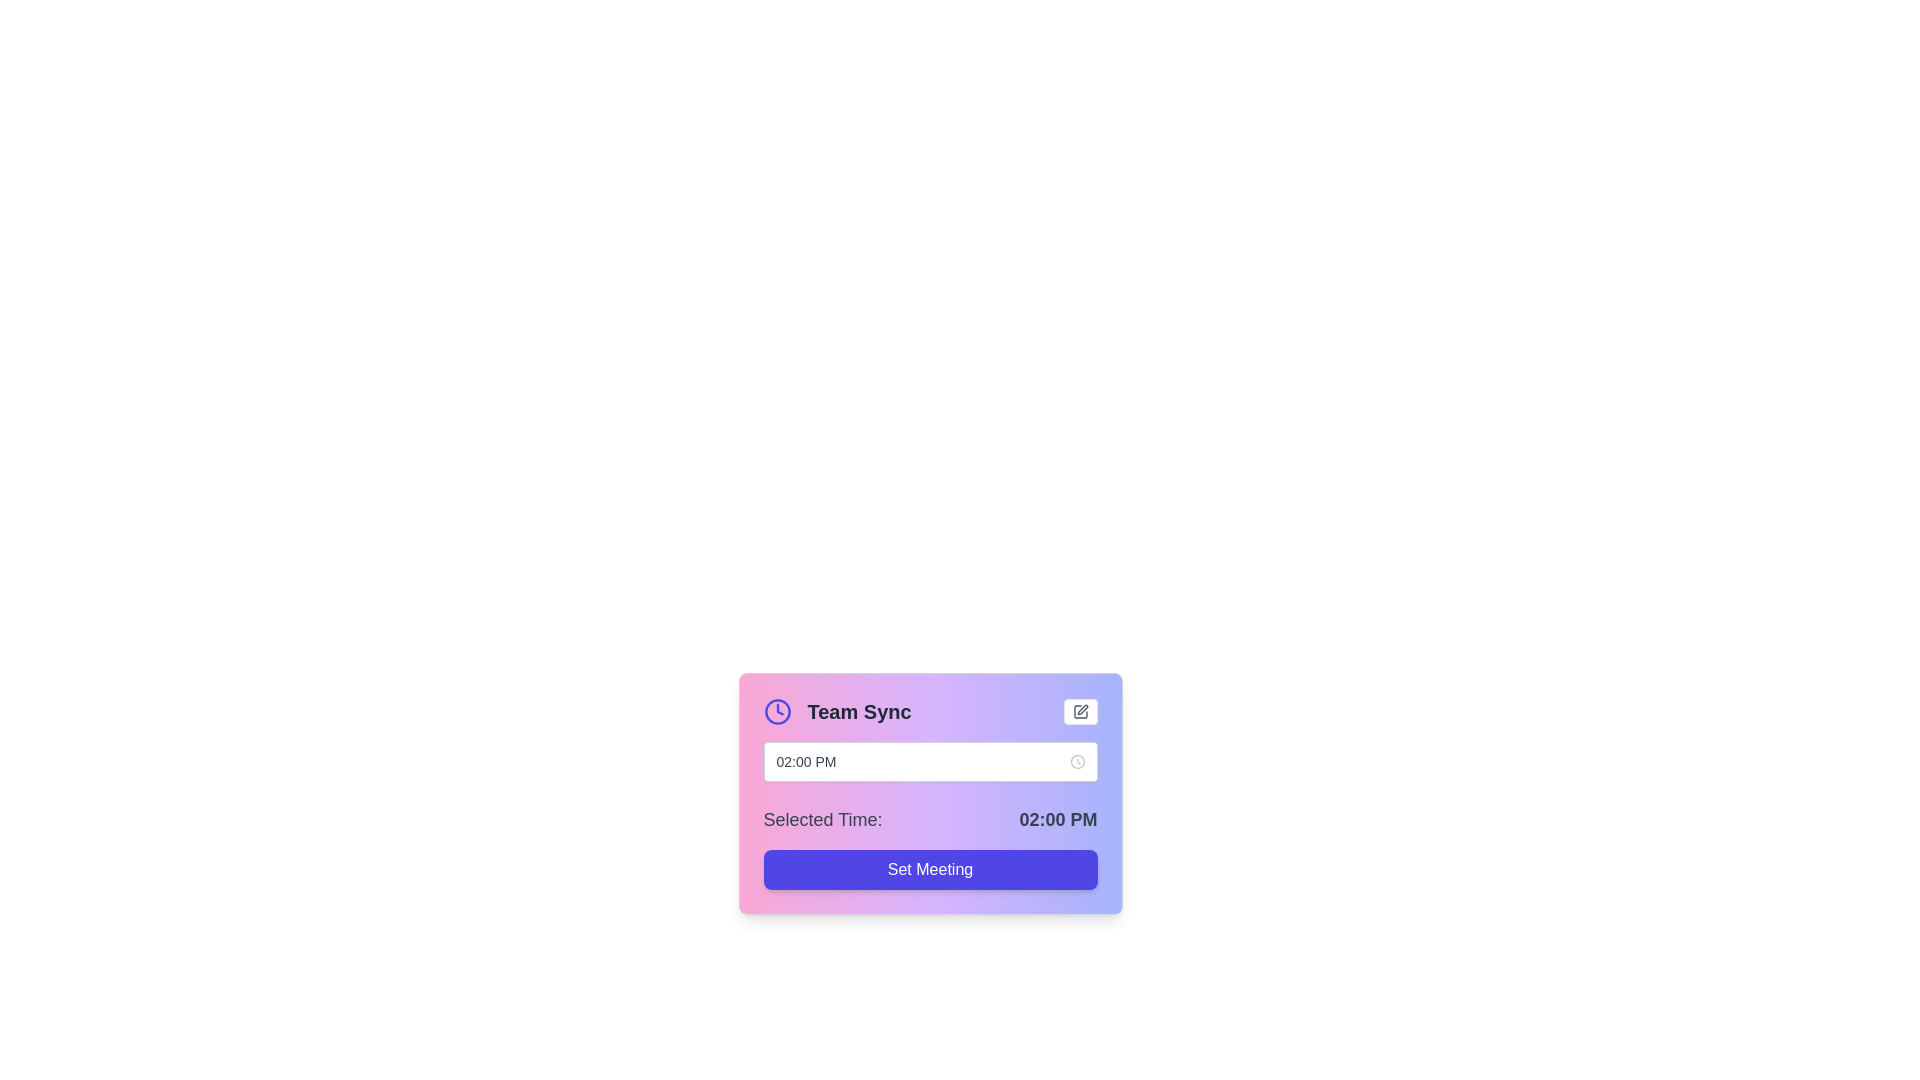 This screenshot has width=1920, height=1080. Describe the element at coordinates (929, 793) in the screenshot. I see `or edit the time field in the meeting setup interface, which is a central card-like structure allowing users to adjust meeting details` at that location.